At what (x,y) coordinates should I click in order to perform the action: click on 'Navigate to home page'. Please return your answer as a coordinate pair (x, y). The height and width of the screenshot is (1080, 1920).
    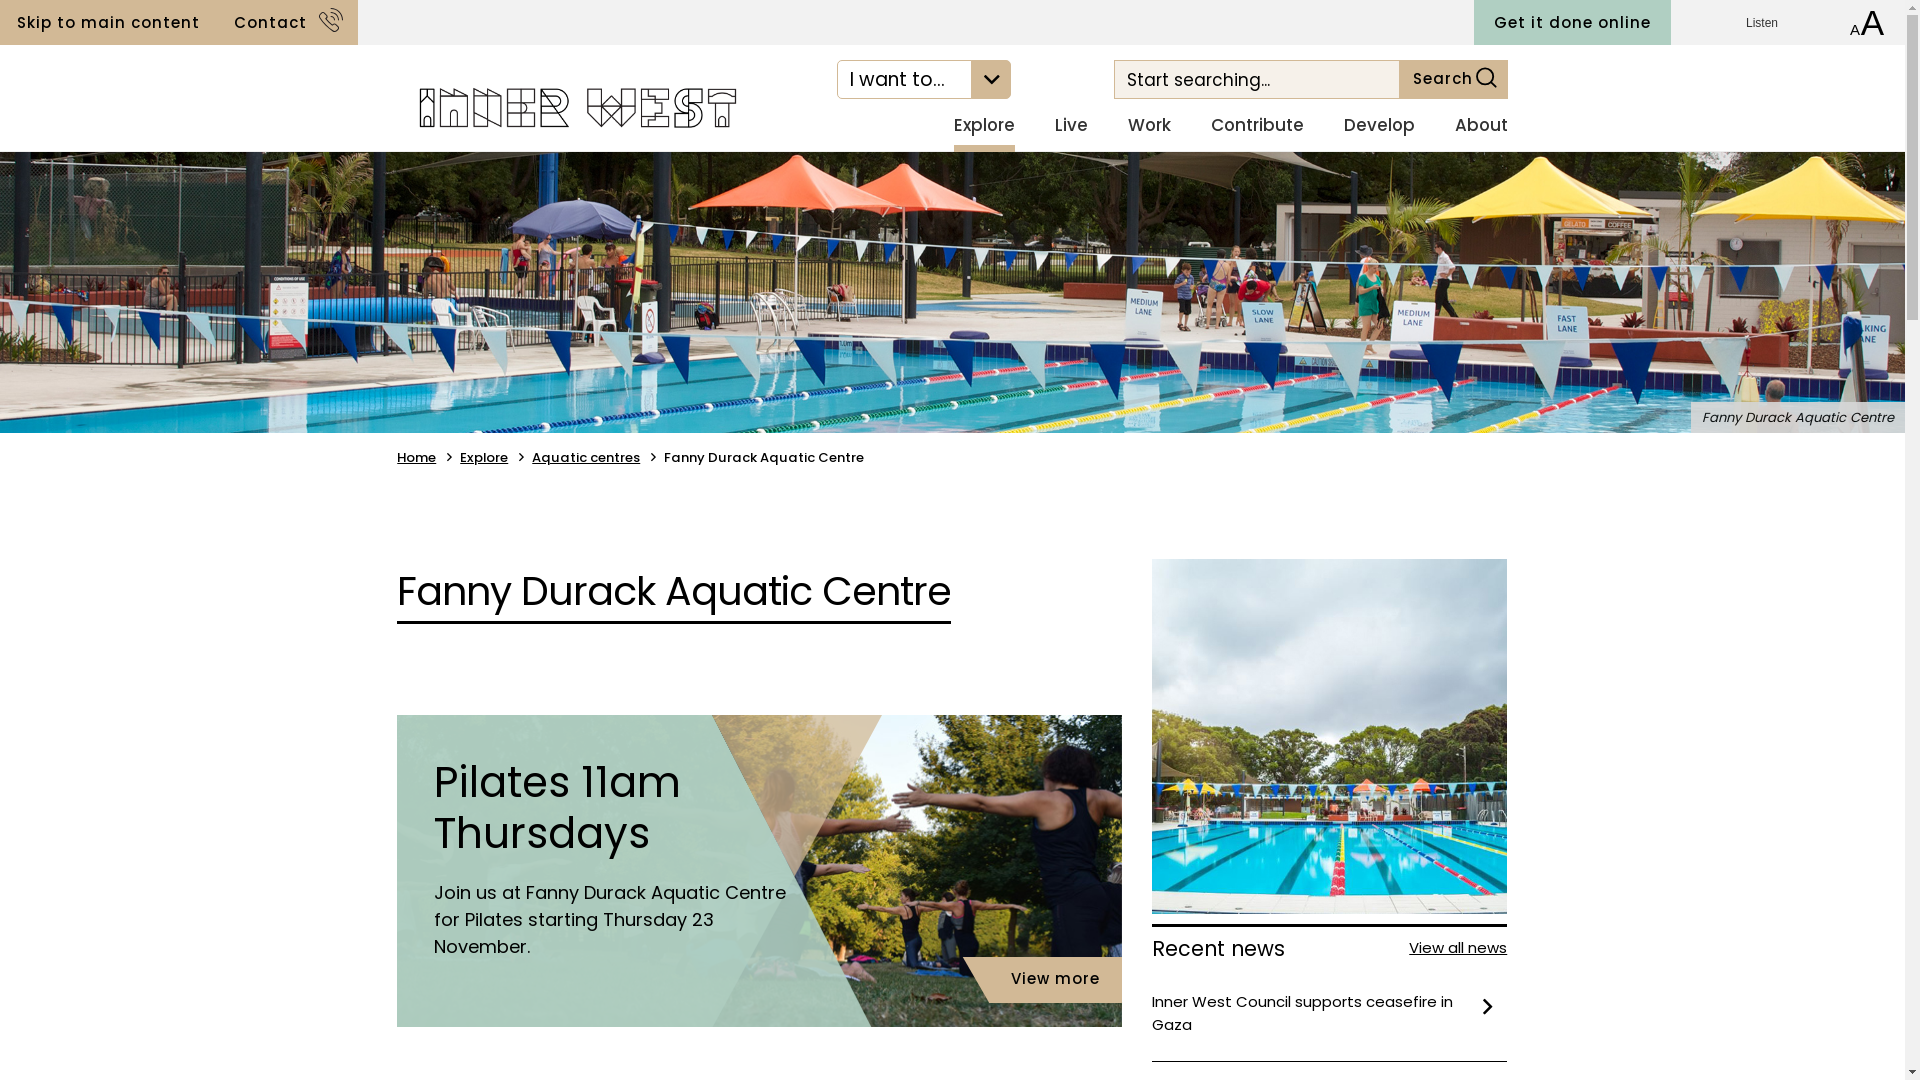
    Looking at the image, I should click on (571, 104).